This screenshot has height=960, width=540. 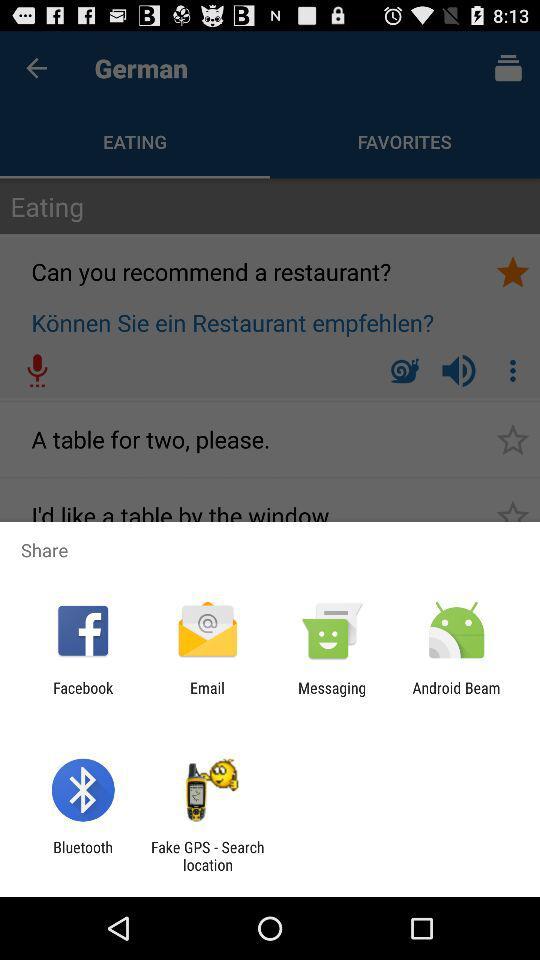 I want to click on messaging app, so click(x=332, y=696).